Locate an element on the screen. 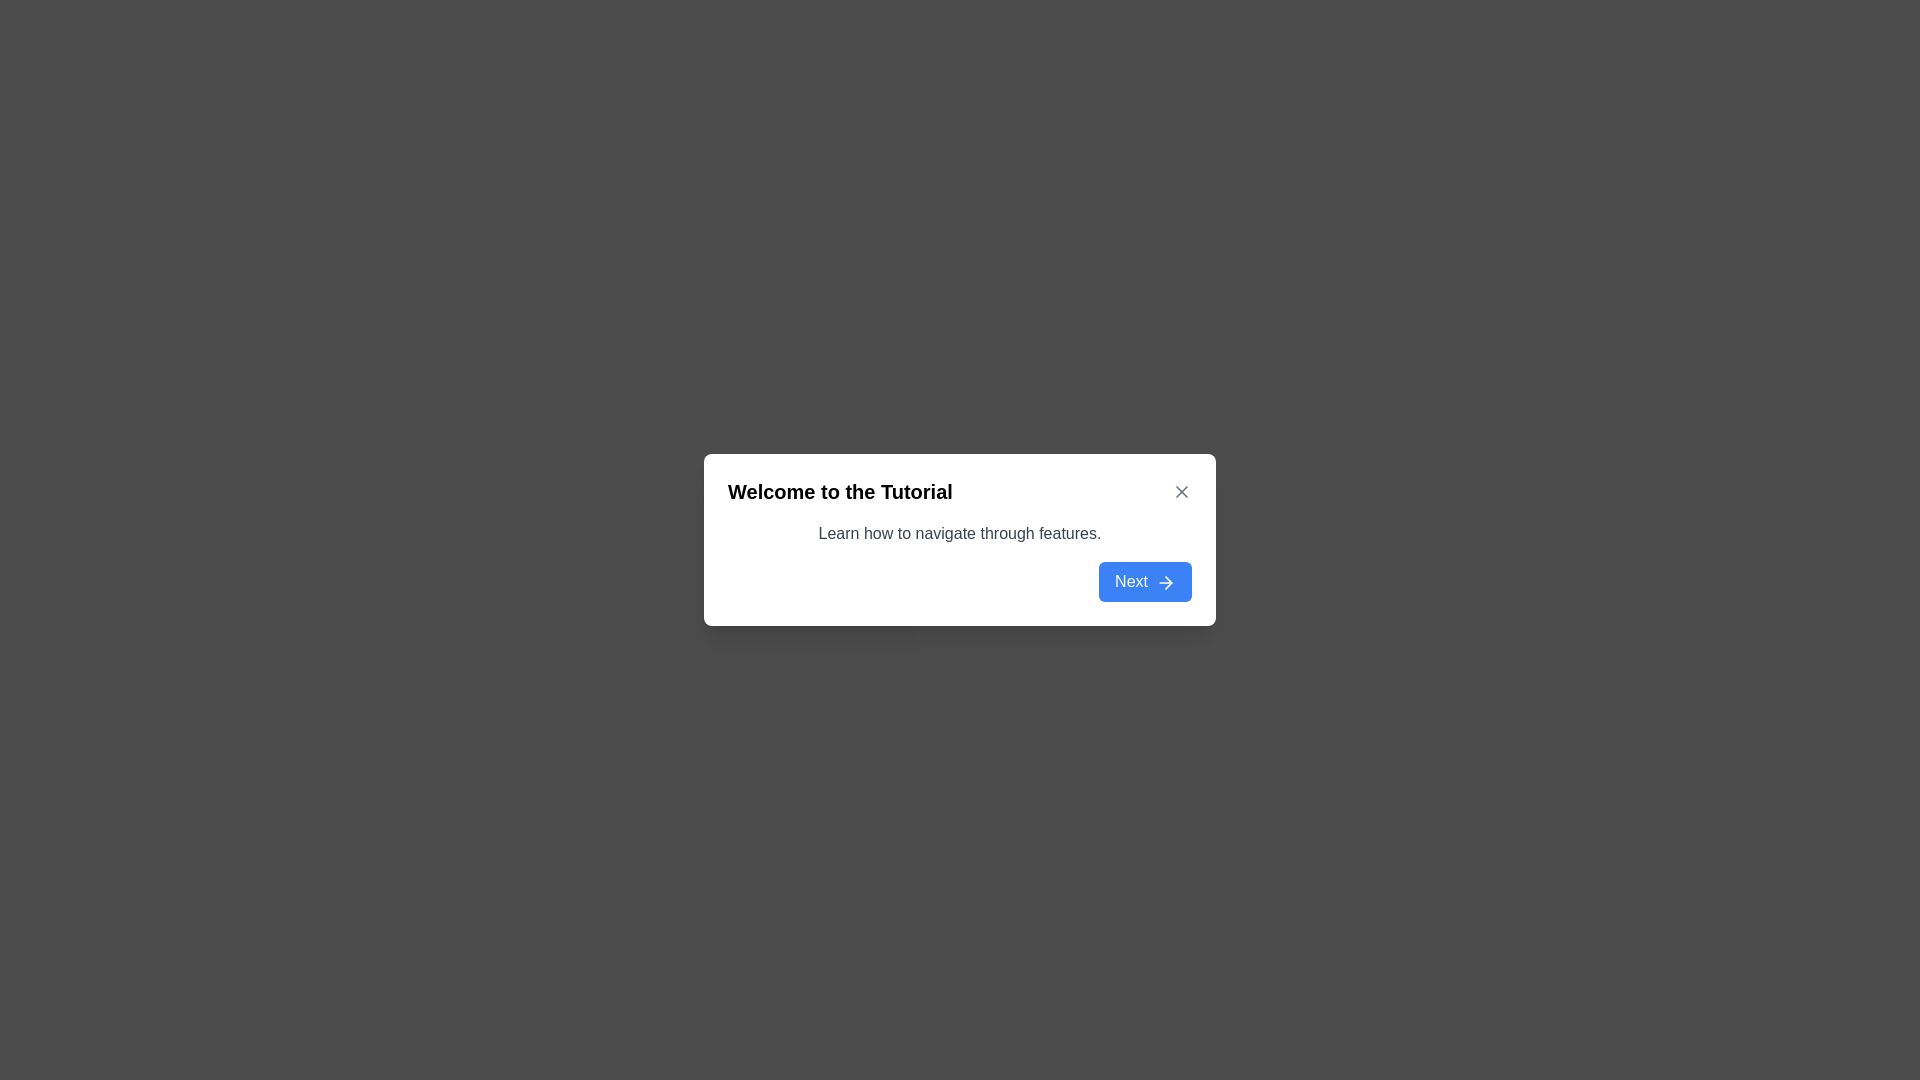 The width and height of the screenshot is (1920, 1080). the main heading of the tutorial dialog, which provides an introductory message and is aligned to the left within the white dialog box is located at coordinates (840, 492).